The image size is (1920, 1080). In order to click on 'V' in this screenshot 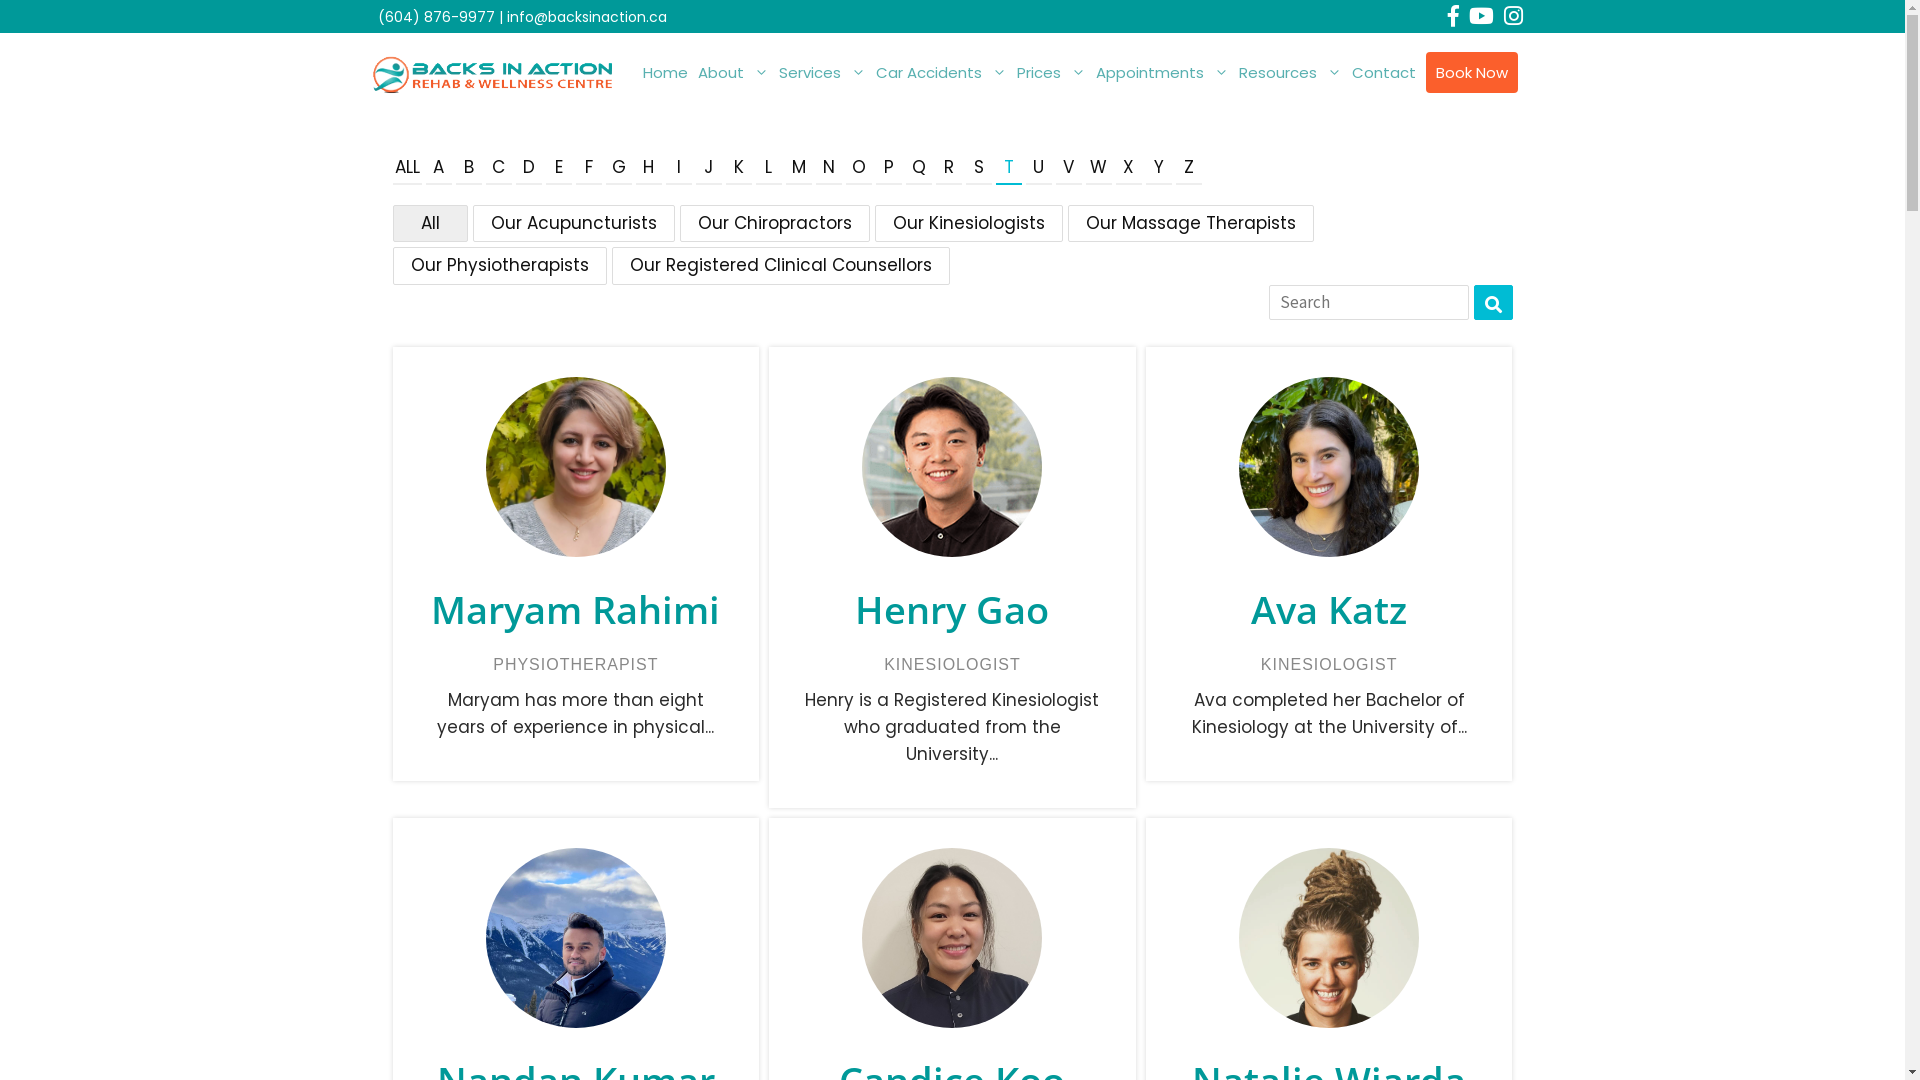, I will do `click(1068, 168)`.